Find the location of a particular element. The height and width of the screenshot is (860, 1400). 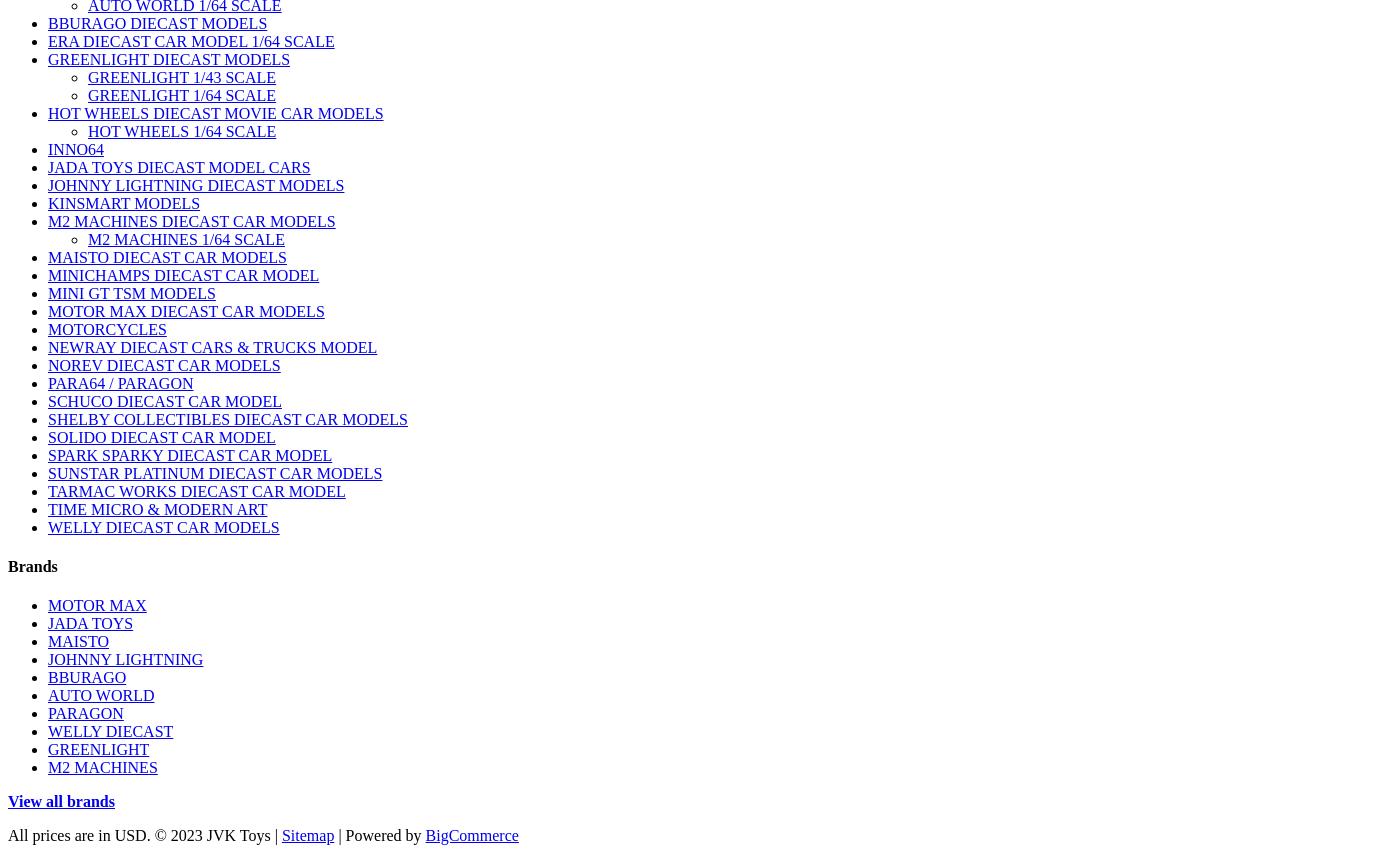

'PARAGON' is located at coordinates (85, 712).